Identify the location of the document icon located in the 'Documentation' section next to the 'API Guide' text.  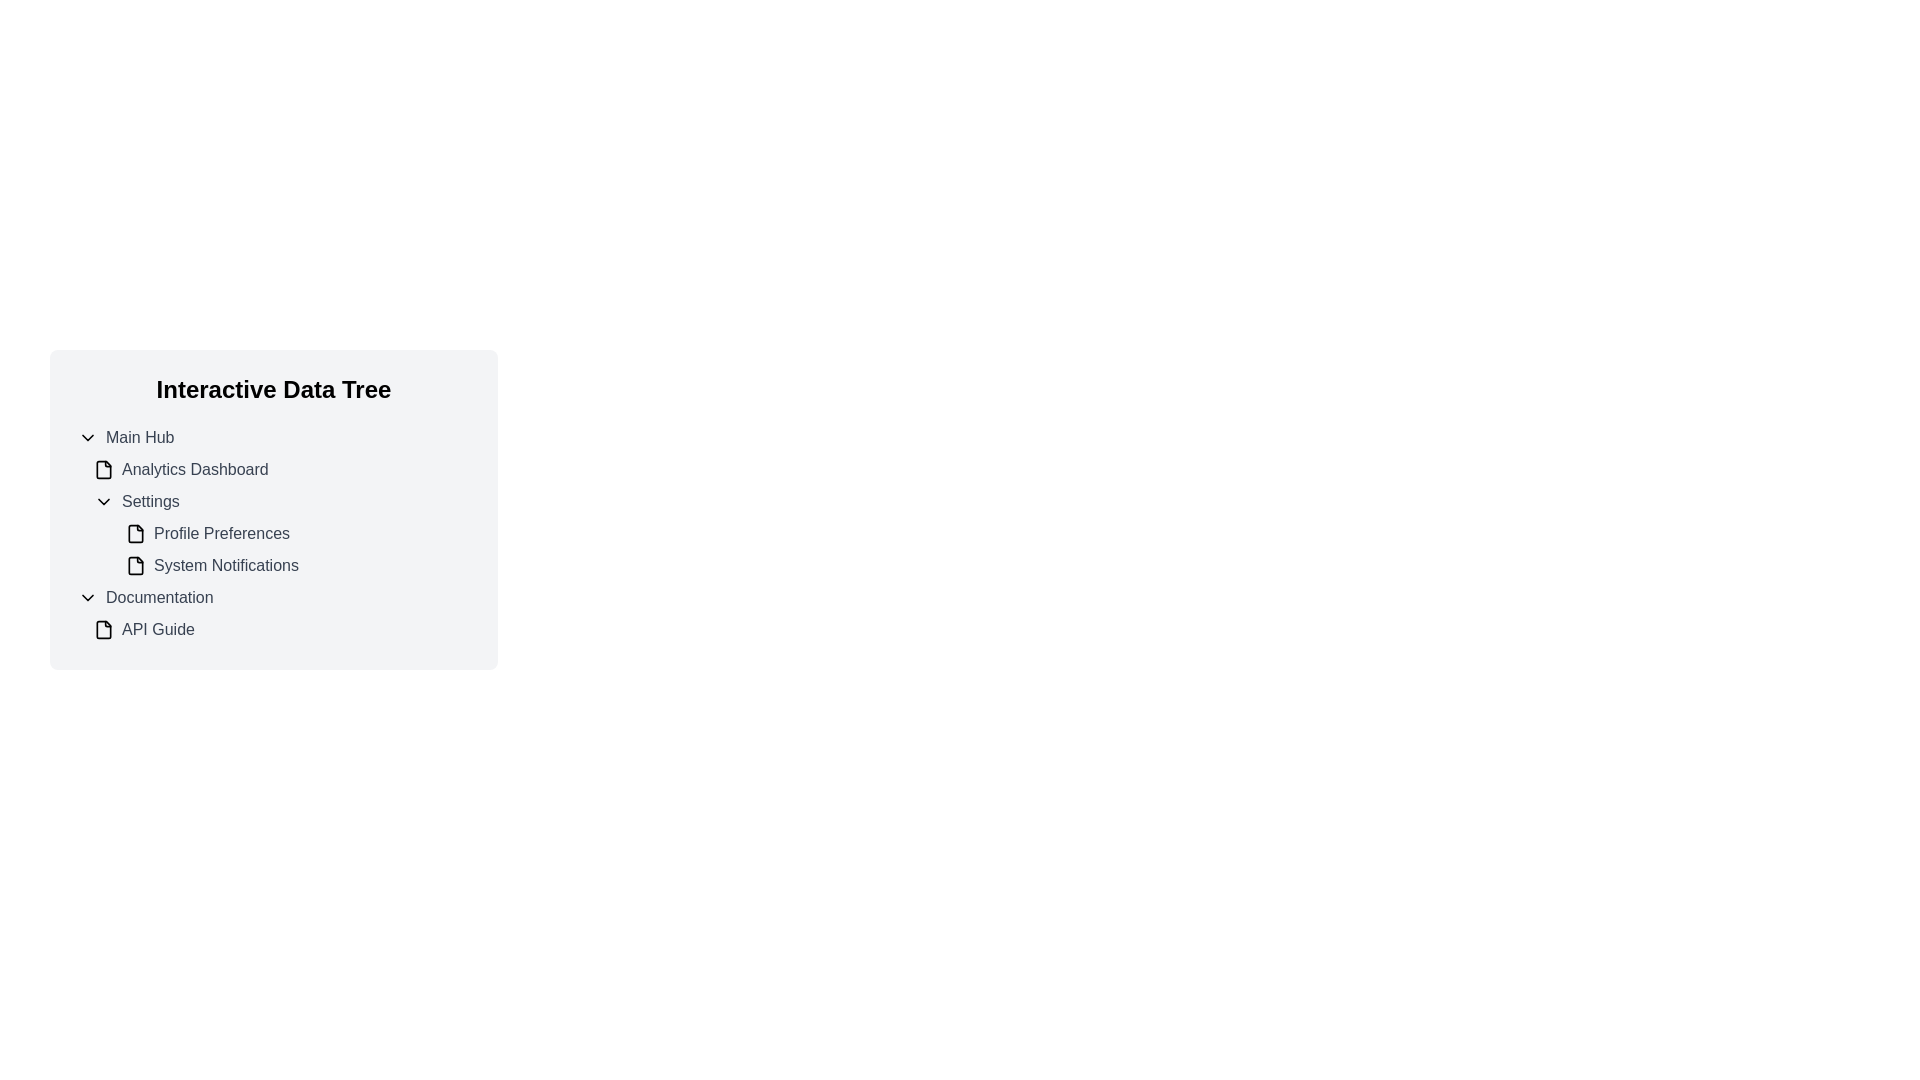
(103, 628).